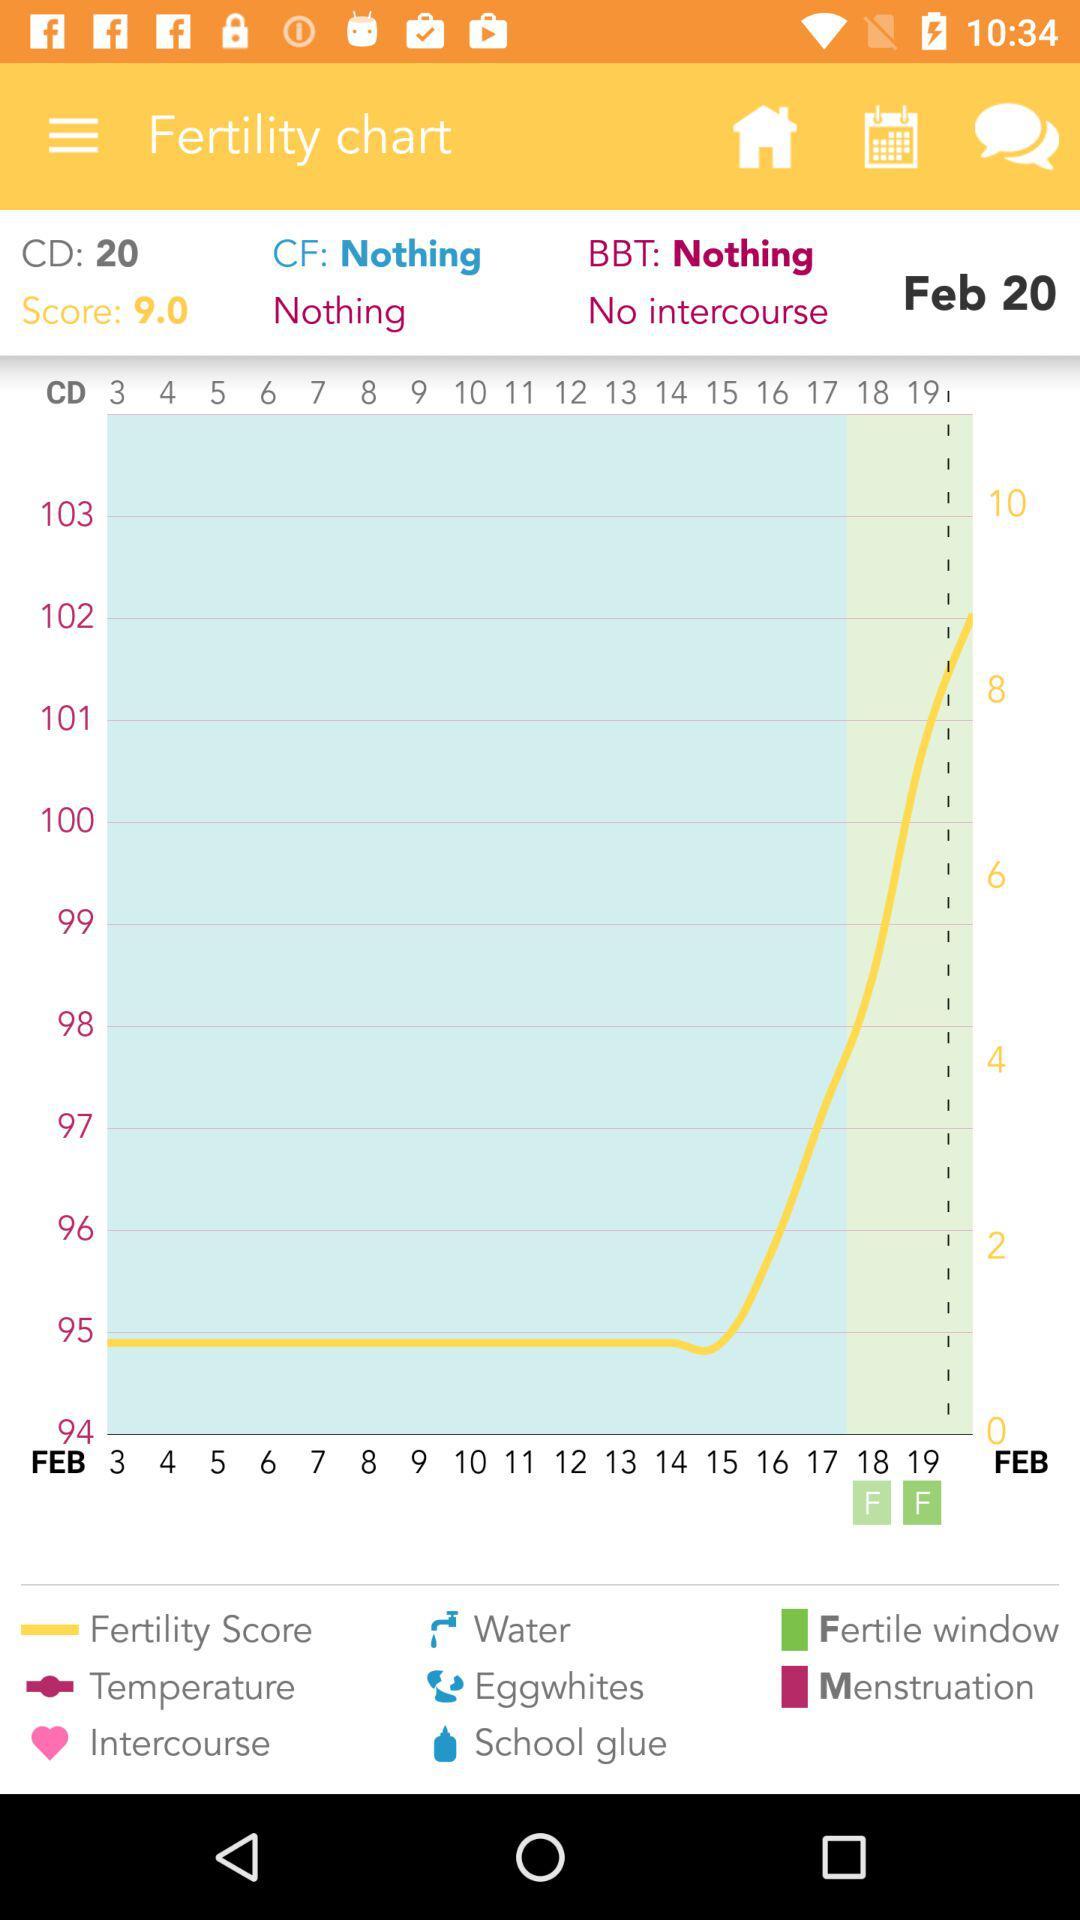 Image resolution: width=1080 pixels, height=1920 pixels. I want to click on the item to the left of fertility chart icon, so click(72, 135).